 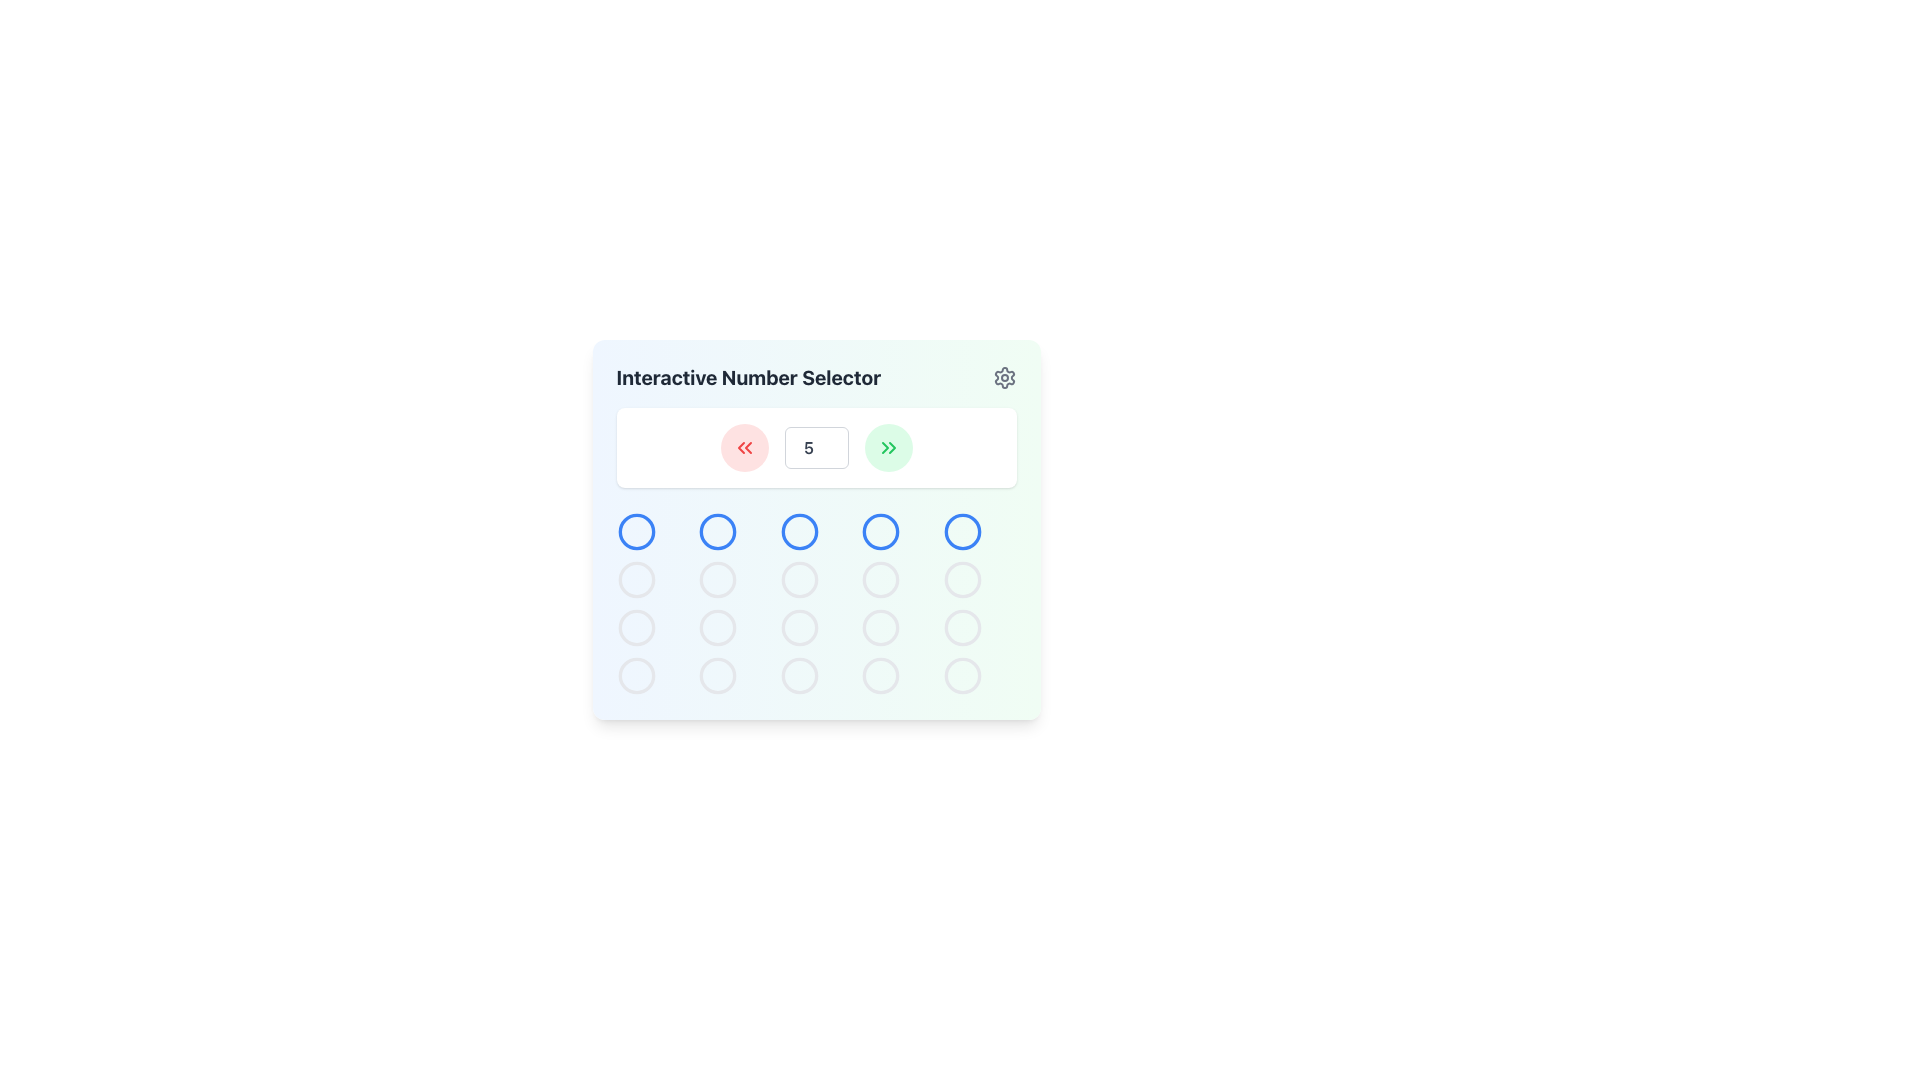 What do you see at coordinates (635, 675) in the screenshot?
I see `the circular icon with a gray outline located in the last row and first column of the grid of circular icons` at bounding box center [635, 675].